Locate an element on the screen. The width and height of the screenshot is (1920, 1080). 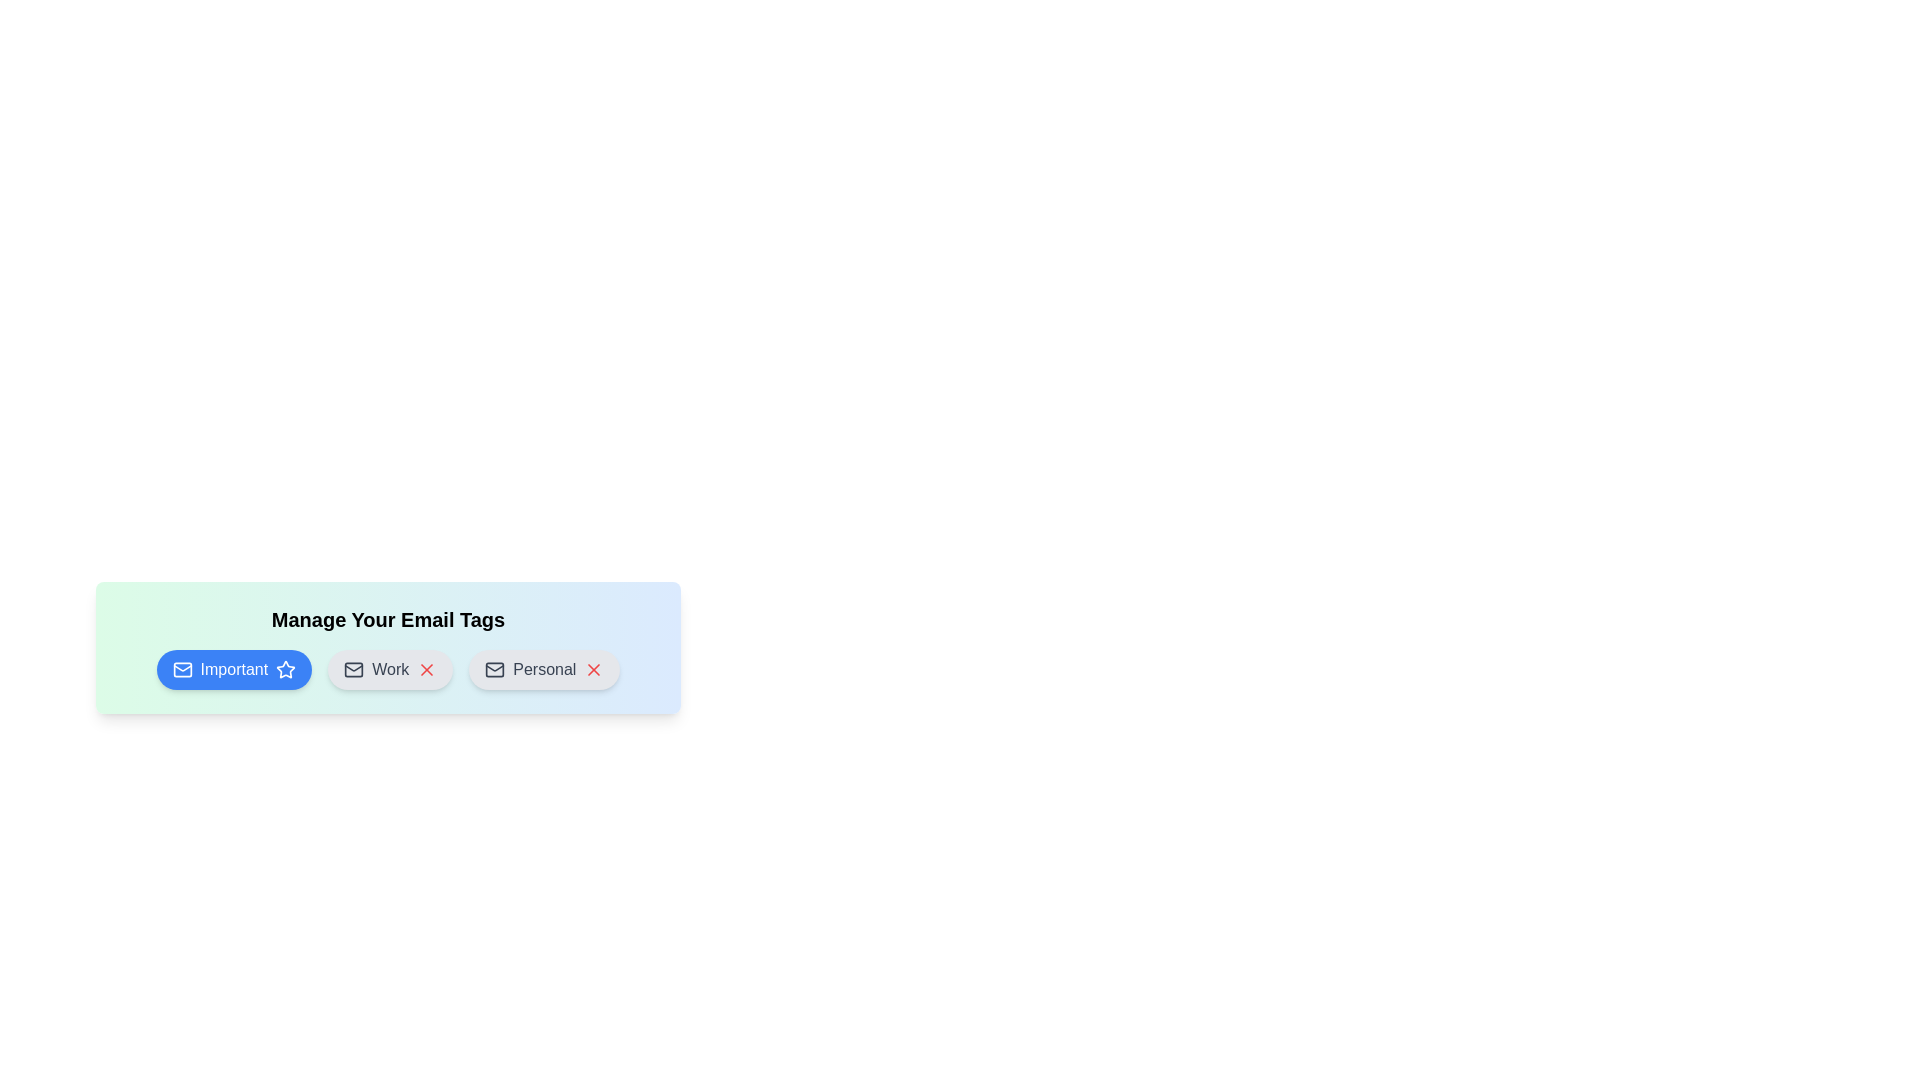
the tag Important to see its hover effect is located at coordinates (234, 670).